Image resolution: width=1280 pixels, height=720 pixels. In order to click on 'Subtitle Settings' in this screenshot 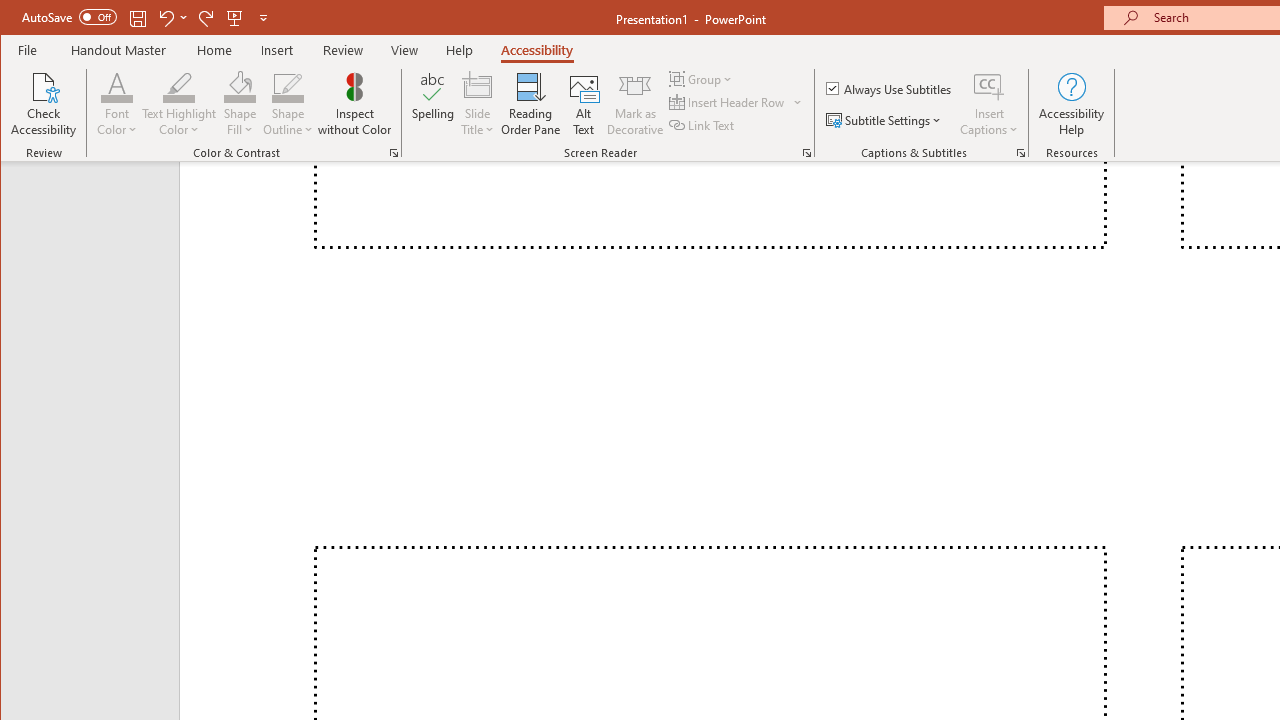, I will do `click(884, 120)`.